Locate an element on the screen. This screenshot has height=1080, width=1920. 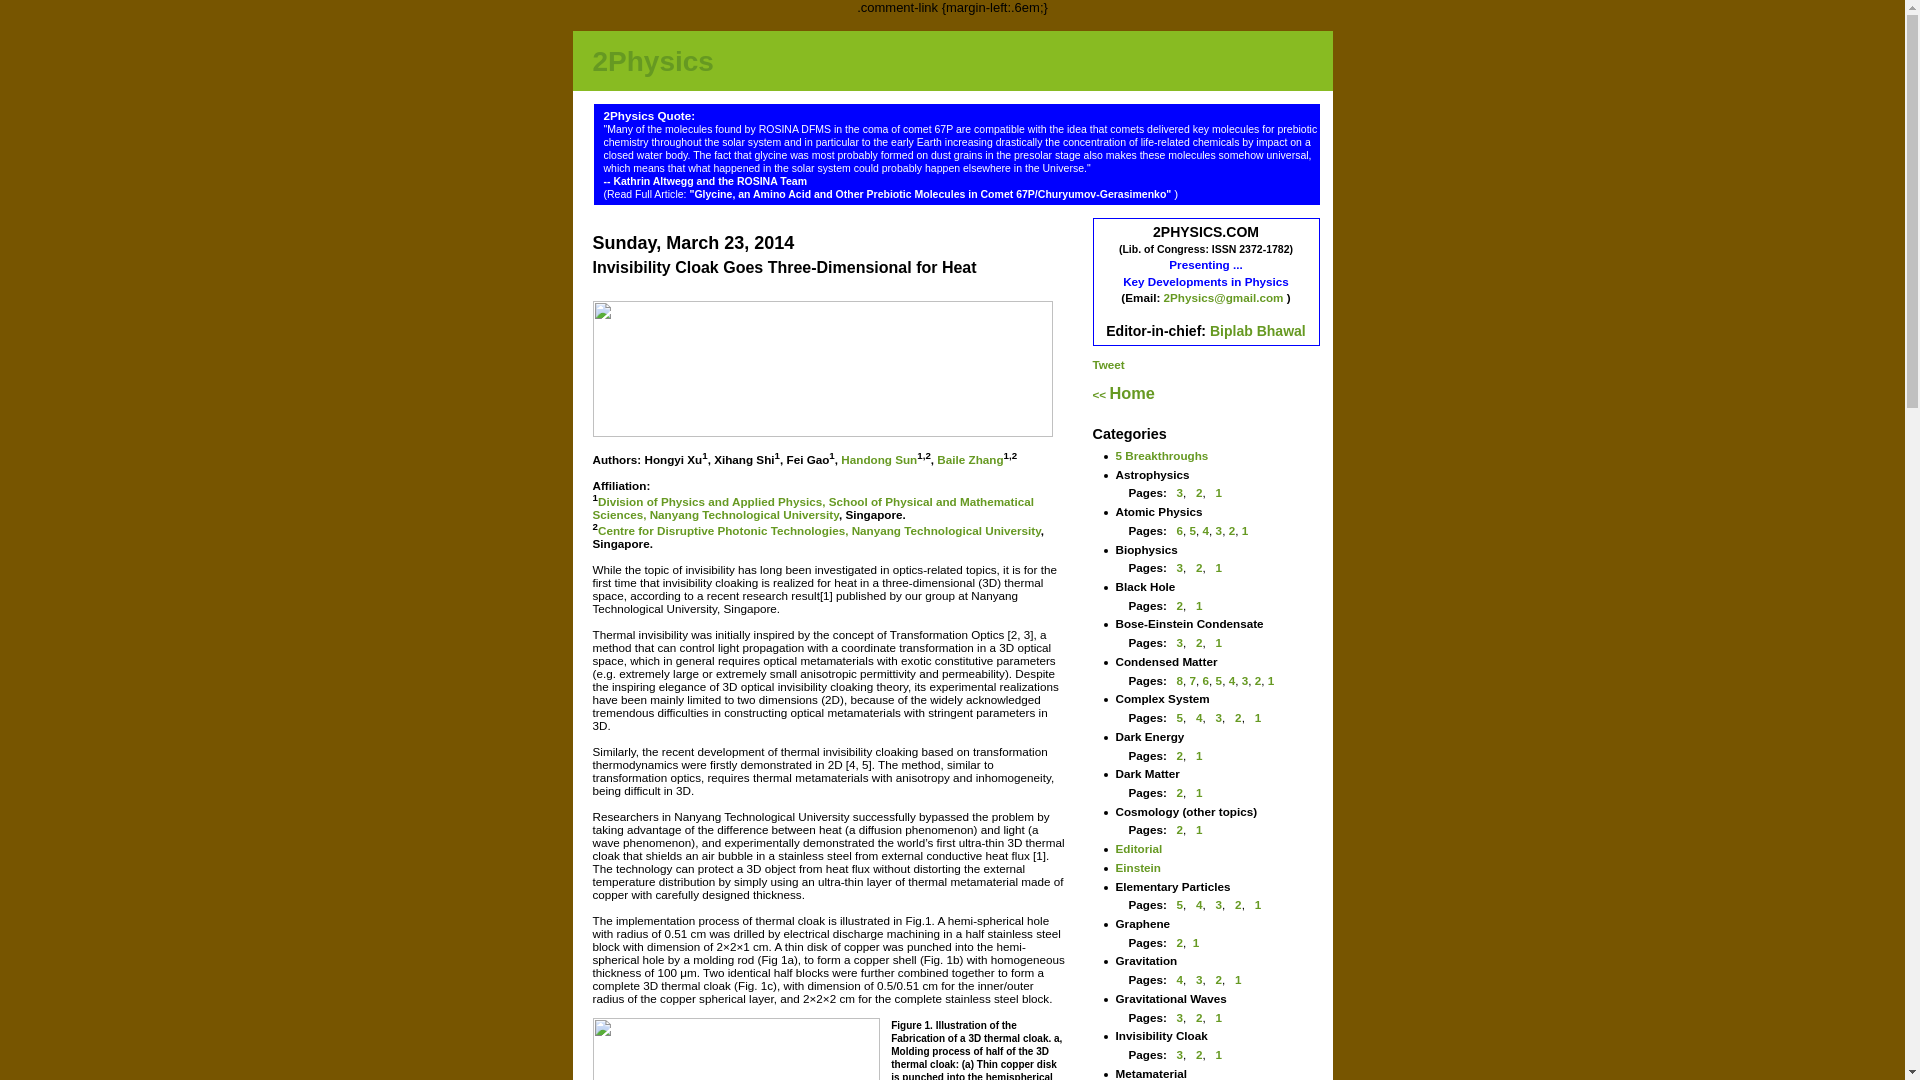
'2' is located at coordinates (1199, 642).